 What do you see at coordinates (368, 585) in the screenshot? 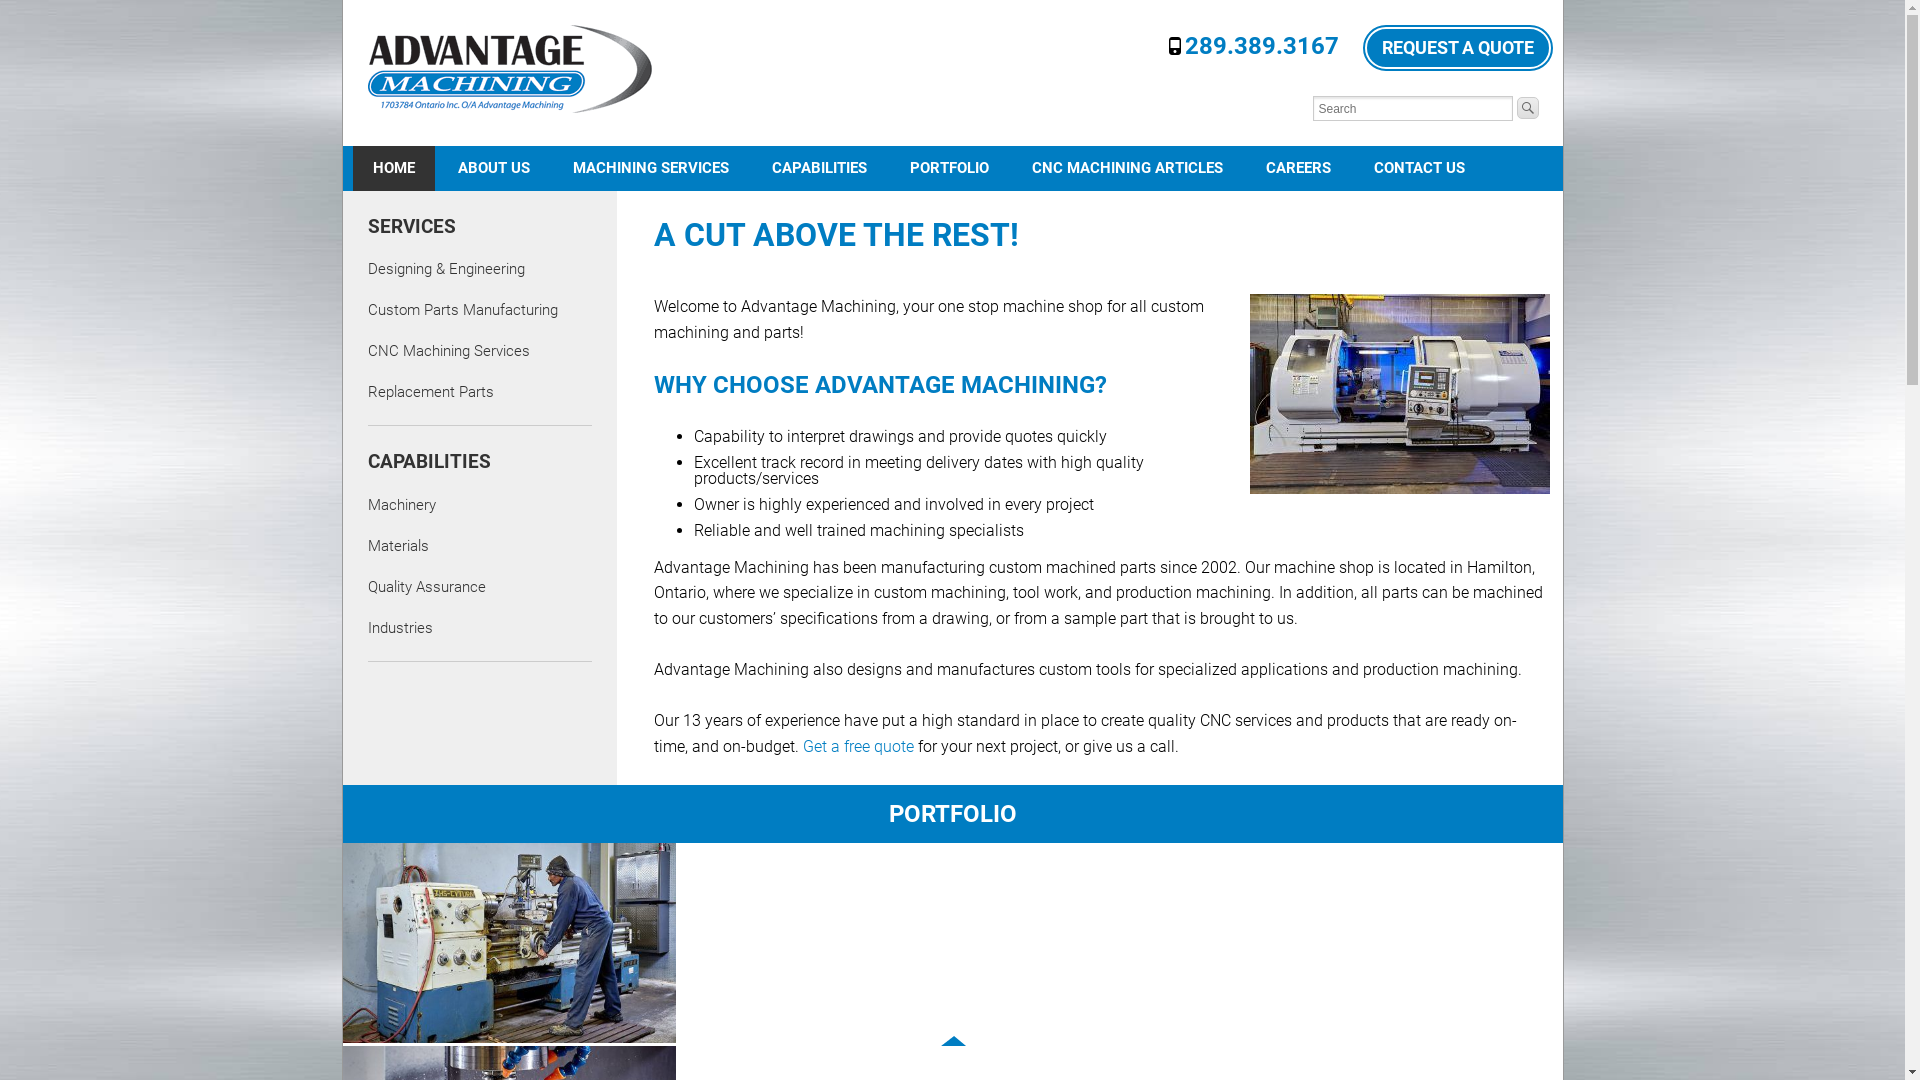
I see `'Quality Assurance'` at bounding box center [368, 585].